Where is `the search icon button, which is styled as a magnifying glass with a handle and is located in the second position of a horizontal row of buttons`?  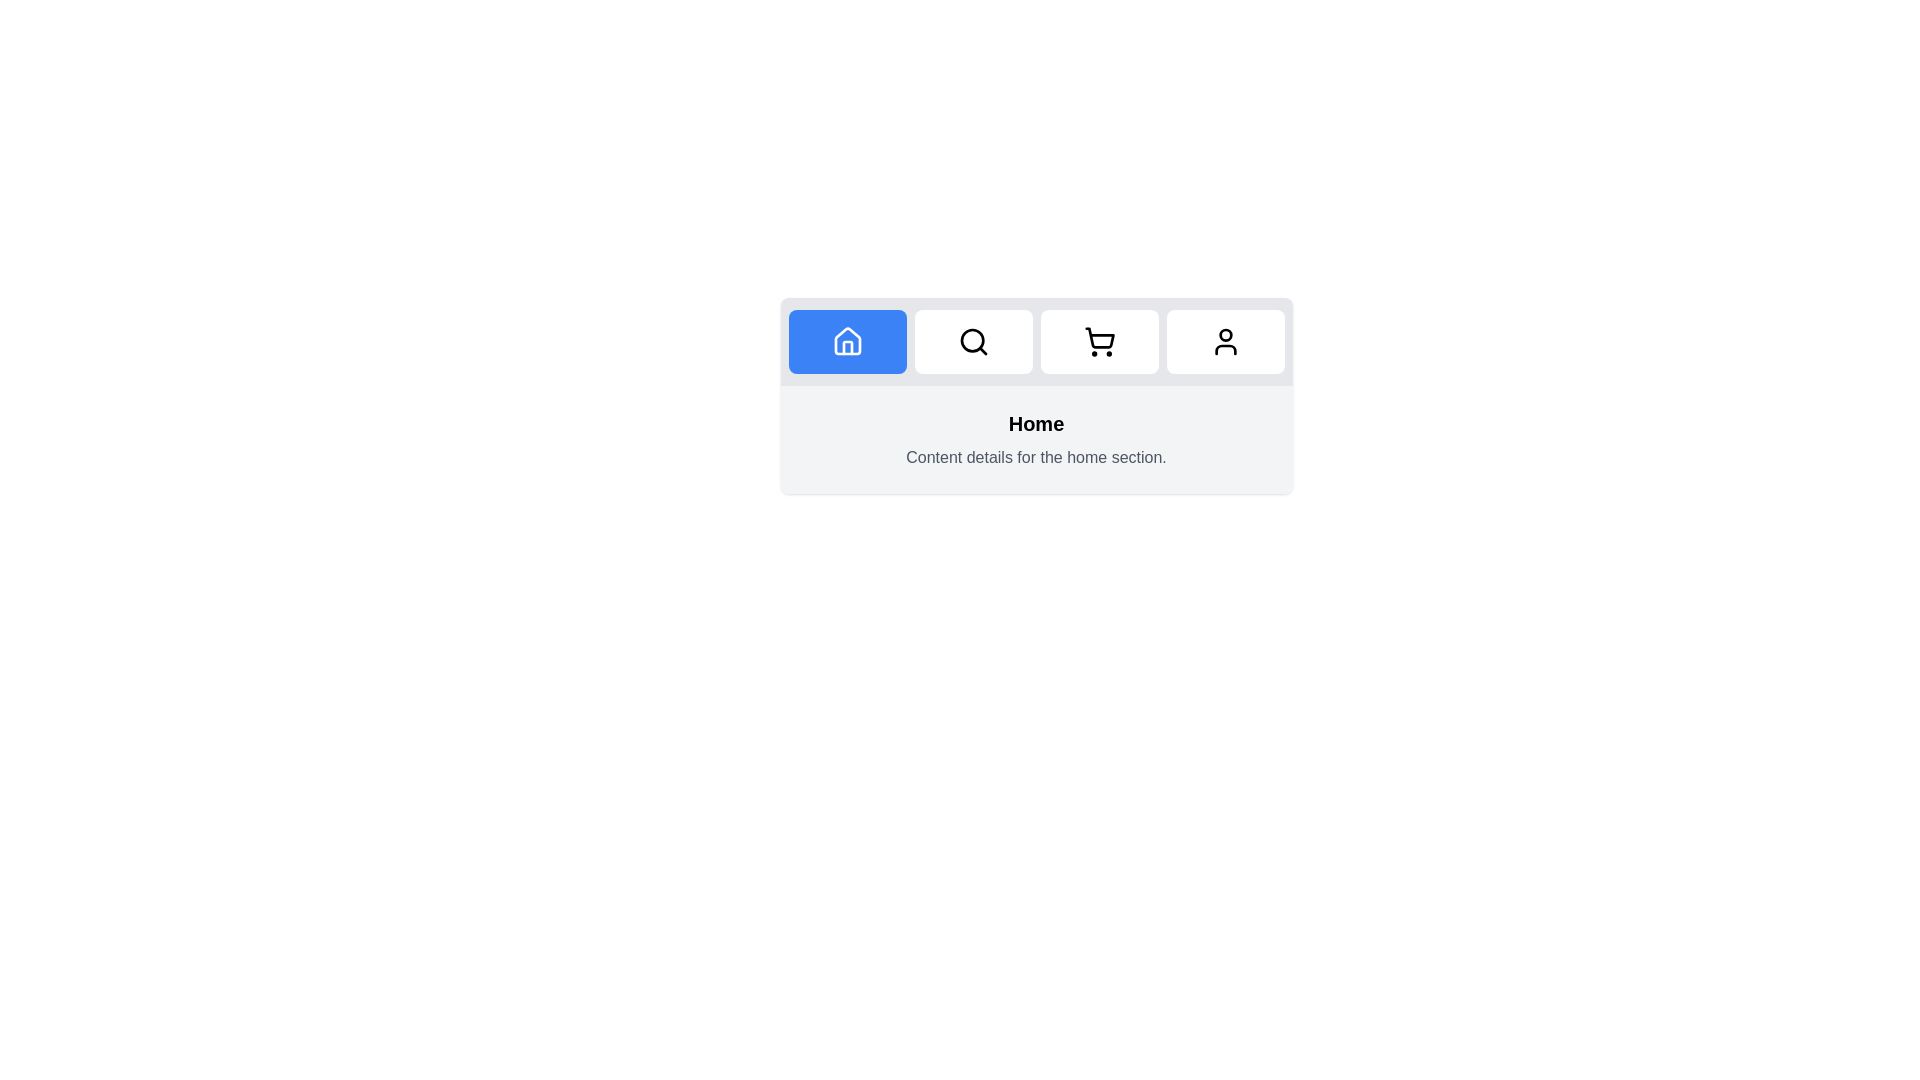
the search icon button, which is styled as a magnifying glass with a handle and is located in the second position of a horizontal row of buttons is located at coordinates (973, 341).